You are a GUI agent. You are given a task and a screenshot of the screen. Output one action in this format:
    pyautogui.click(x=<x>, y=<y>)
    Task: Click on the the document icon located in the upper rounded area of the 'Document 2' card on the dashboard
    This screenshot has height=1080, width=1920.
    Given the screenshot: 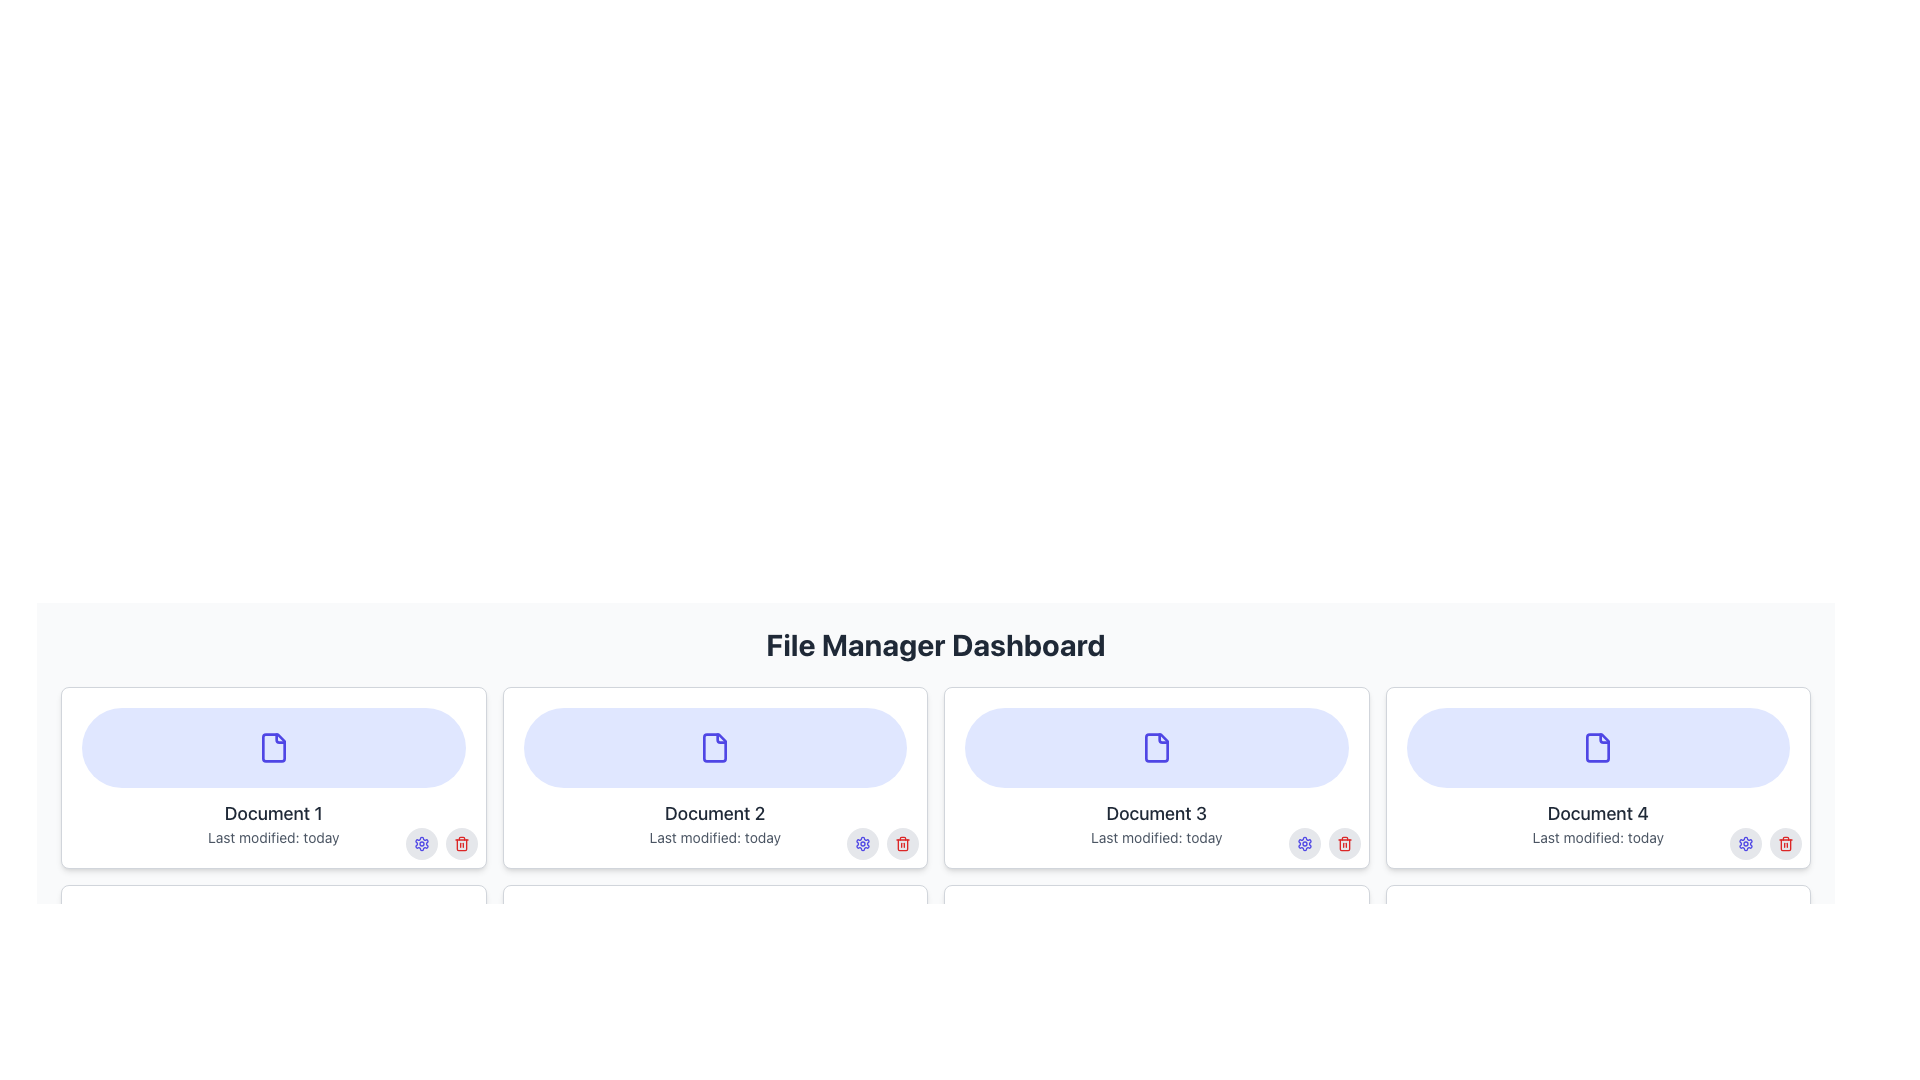 What is the action you would take?
    pyautogui.click(x=715, y=748)
    